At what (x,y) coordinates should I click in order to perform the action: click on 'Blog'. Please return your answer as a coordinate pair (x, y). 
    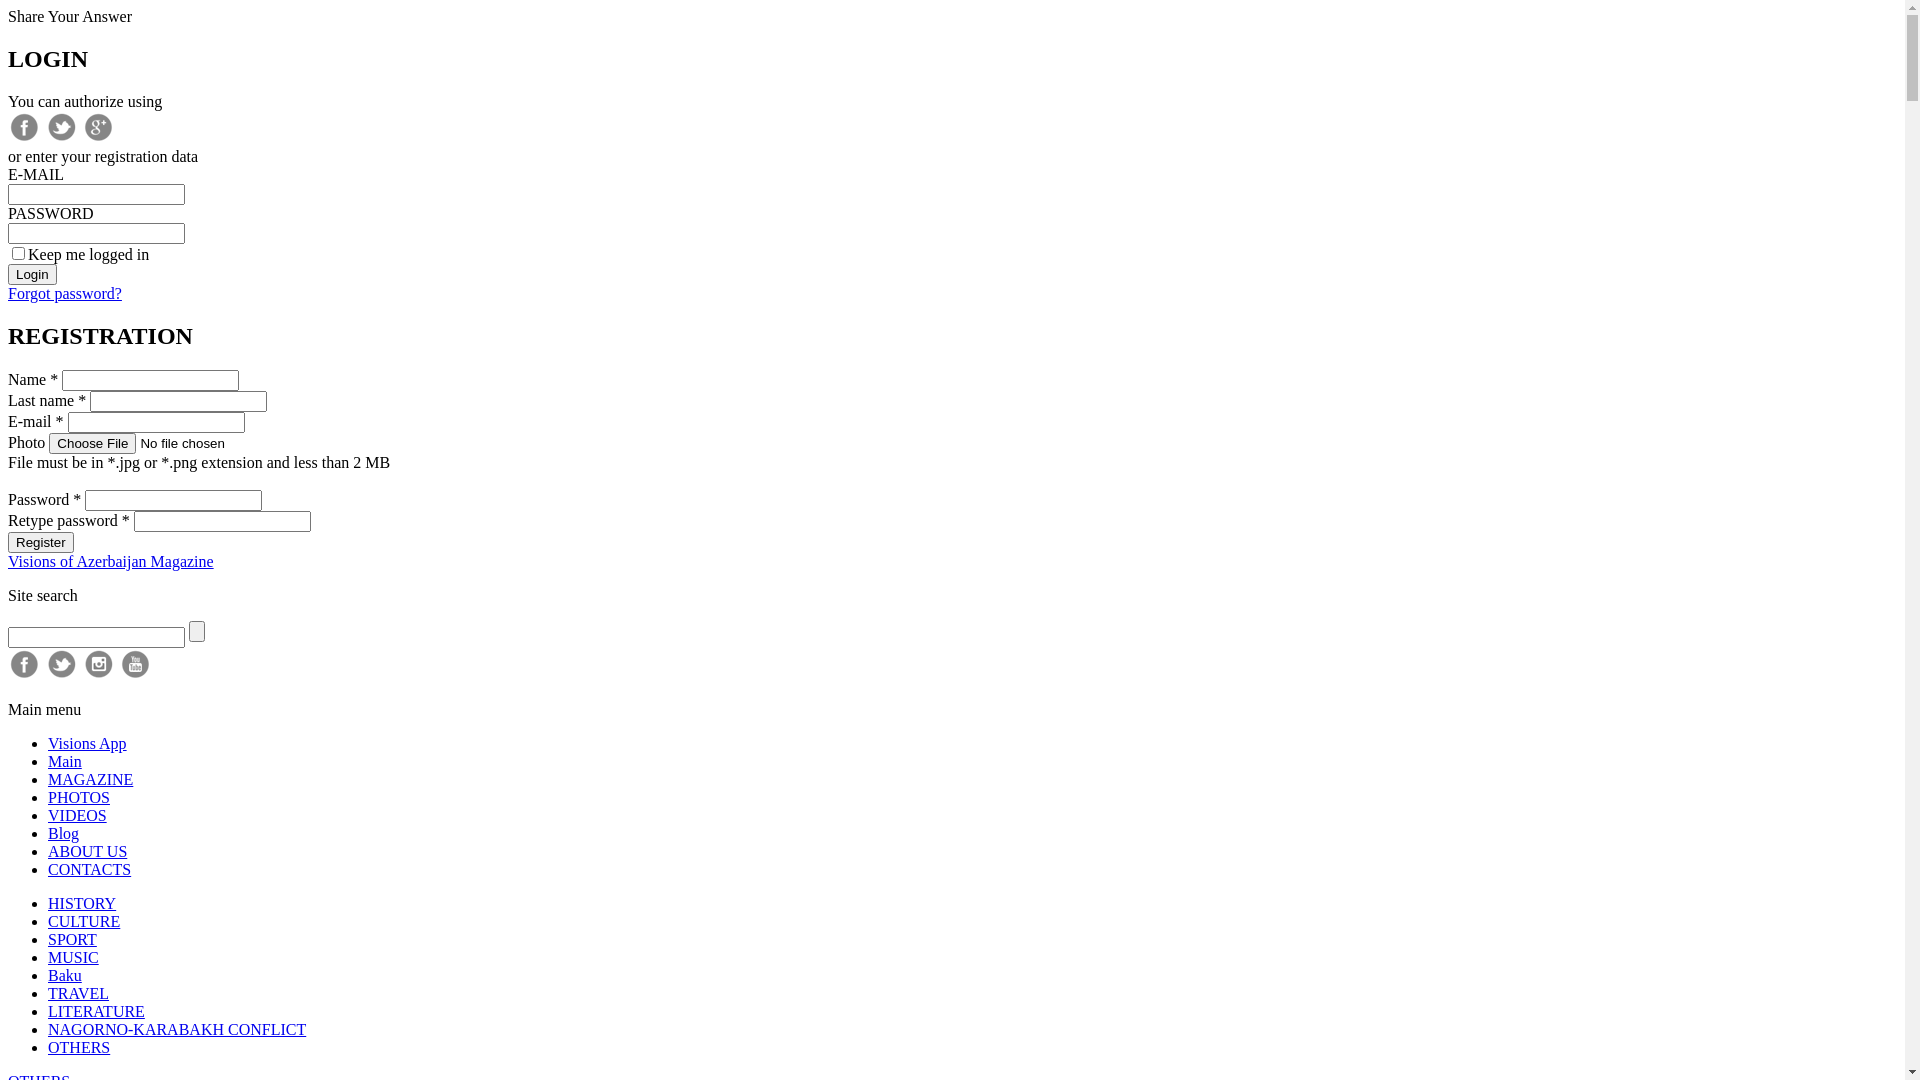
    Looking at the image, I should click on (63, 833).